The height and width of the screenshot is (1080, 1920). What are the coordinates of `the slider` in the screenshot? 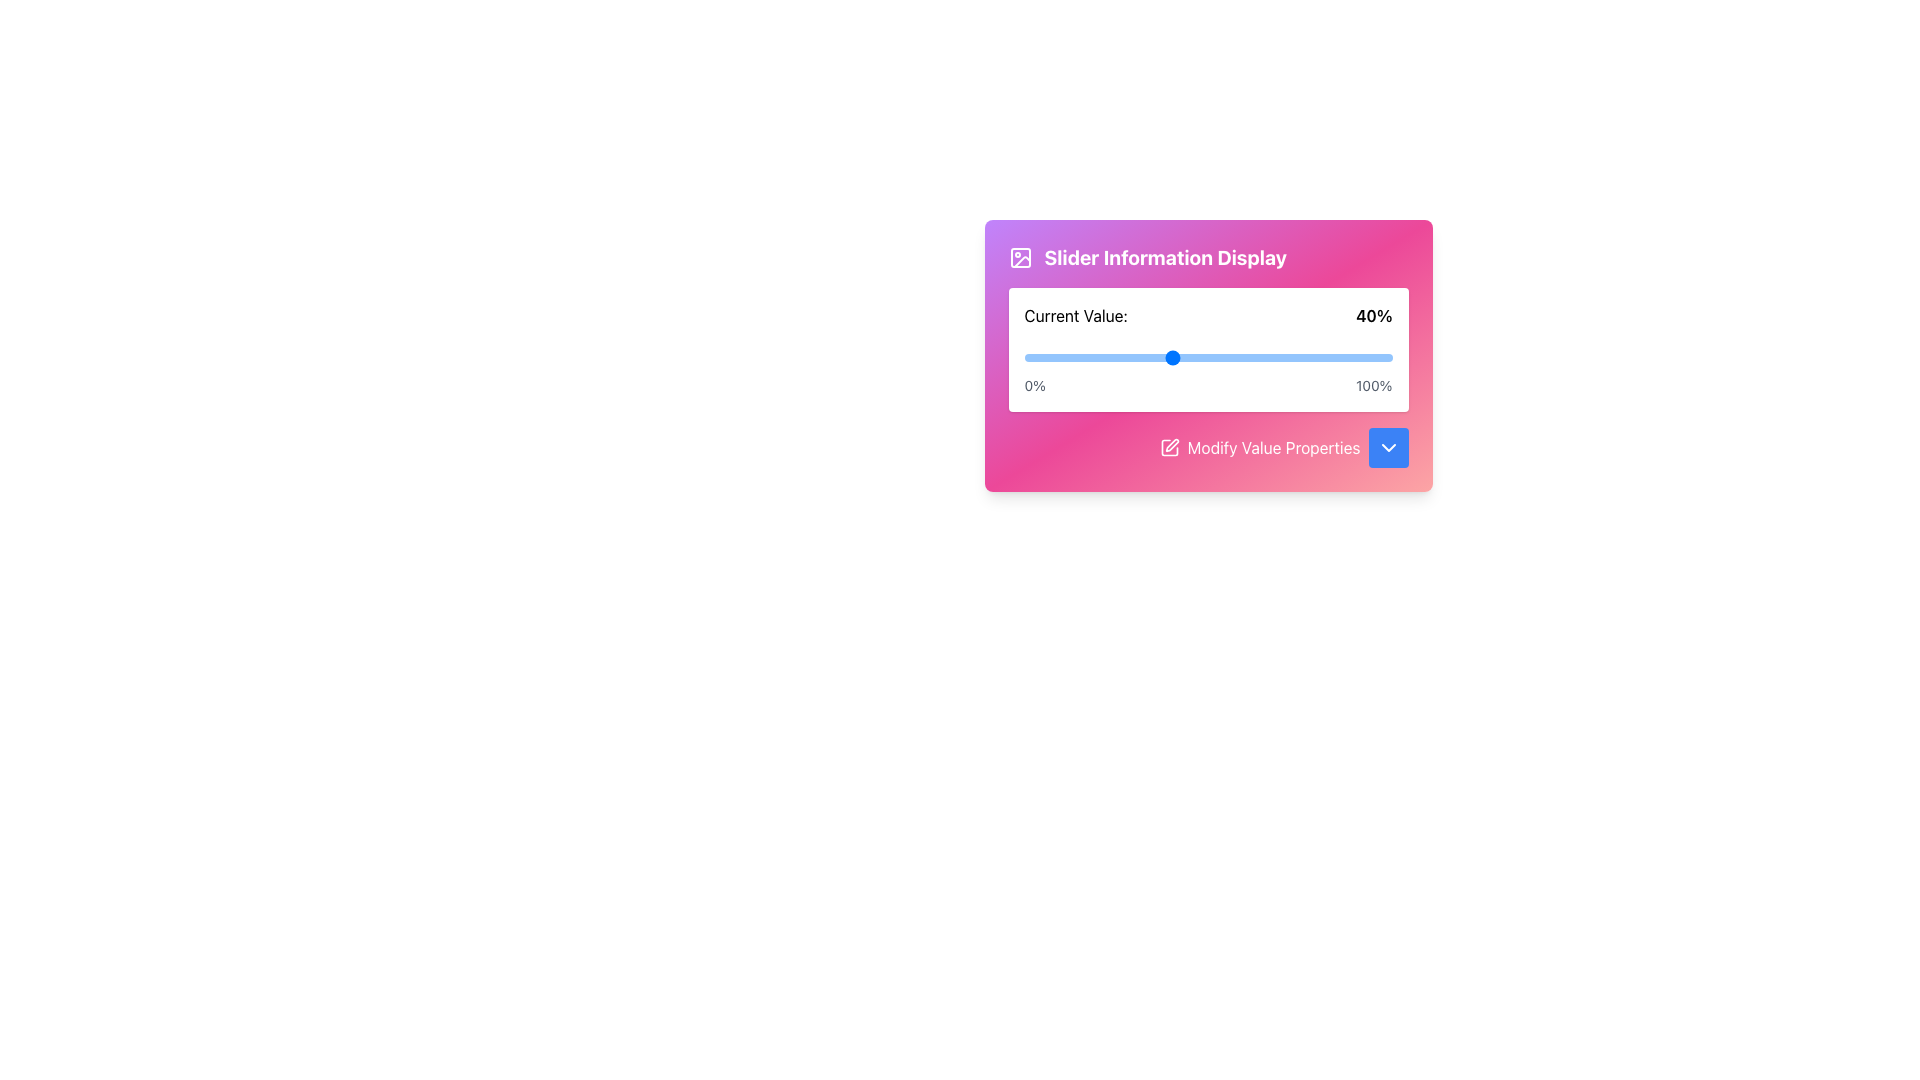 It's located at (1376, 357).